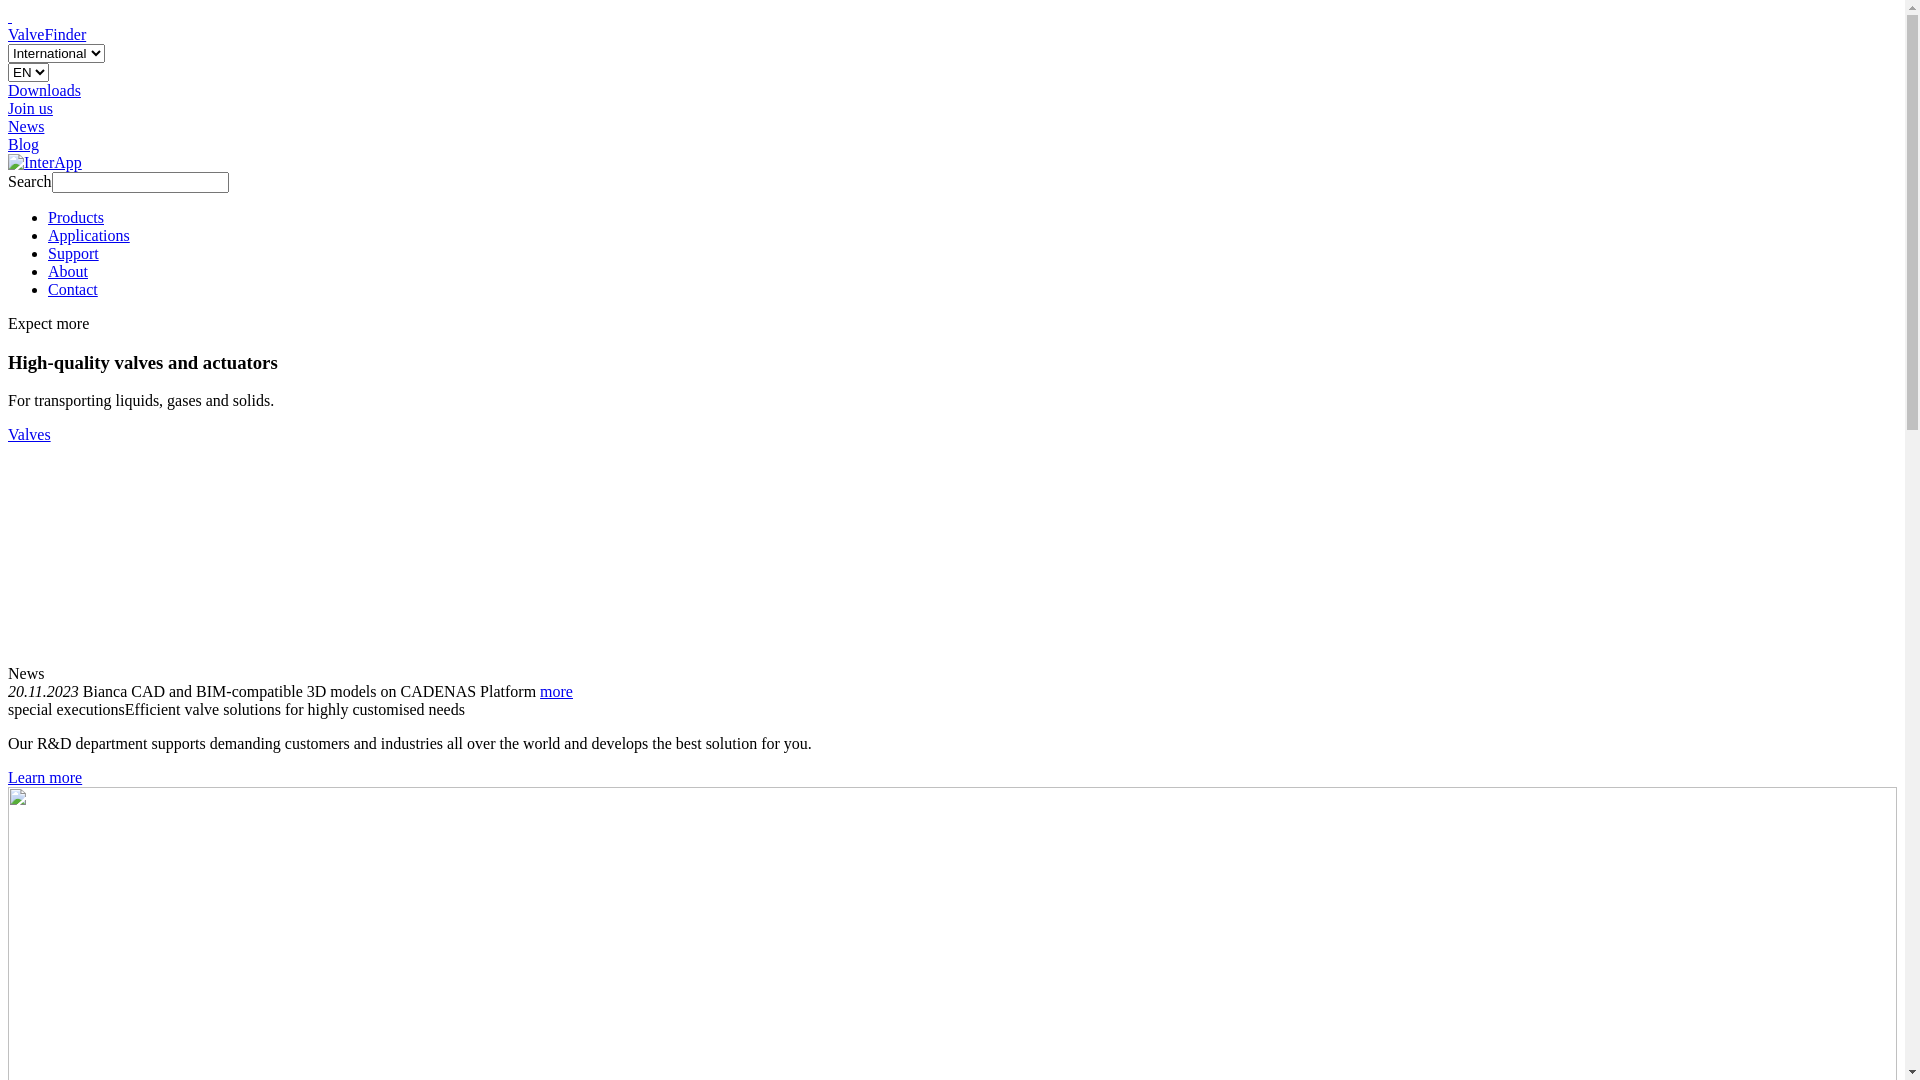  What do you see at coordinates (23, 143) in the screenshot?
I see `'Blog'` at bounding box center [23, 143].